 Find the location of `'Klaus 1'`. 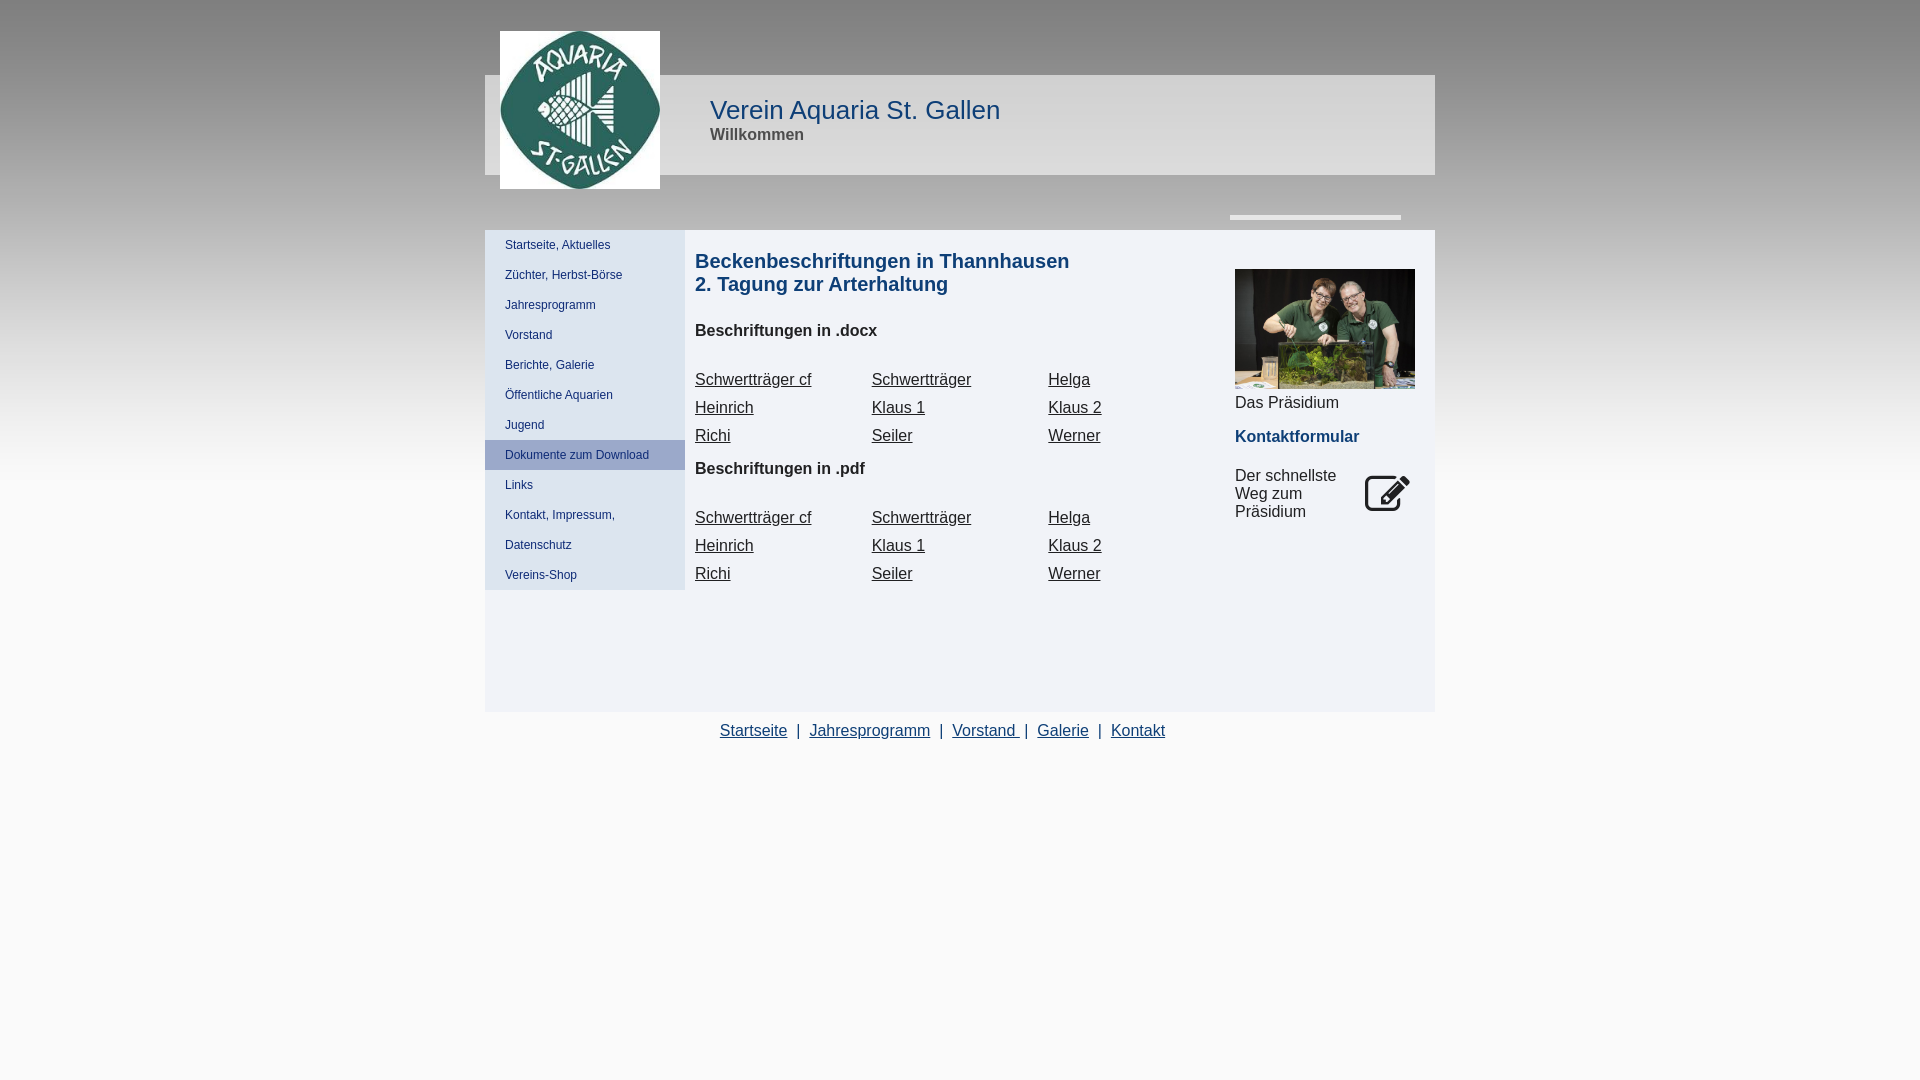

'Klaus 1' is located at coordinates (872, 406).